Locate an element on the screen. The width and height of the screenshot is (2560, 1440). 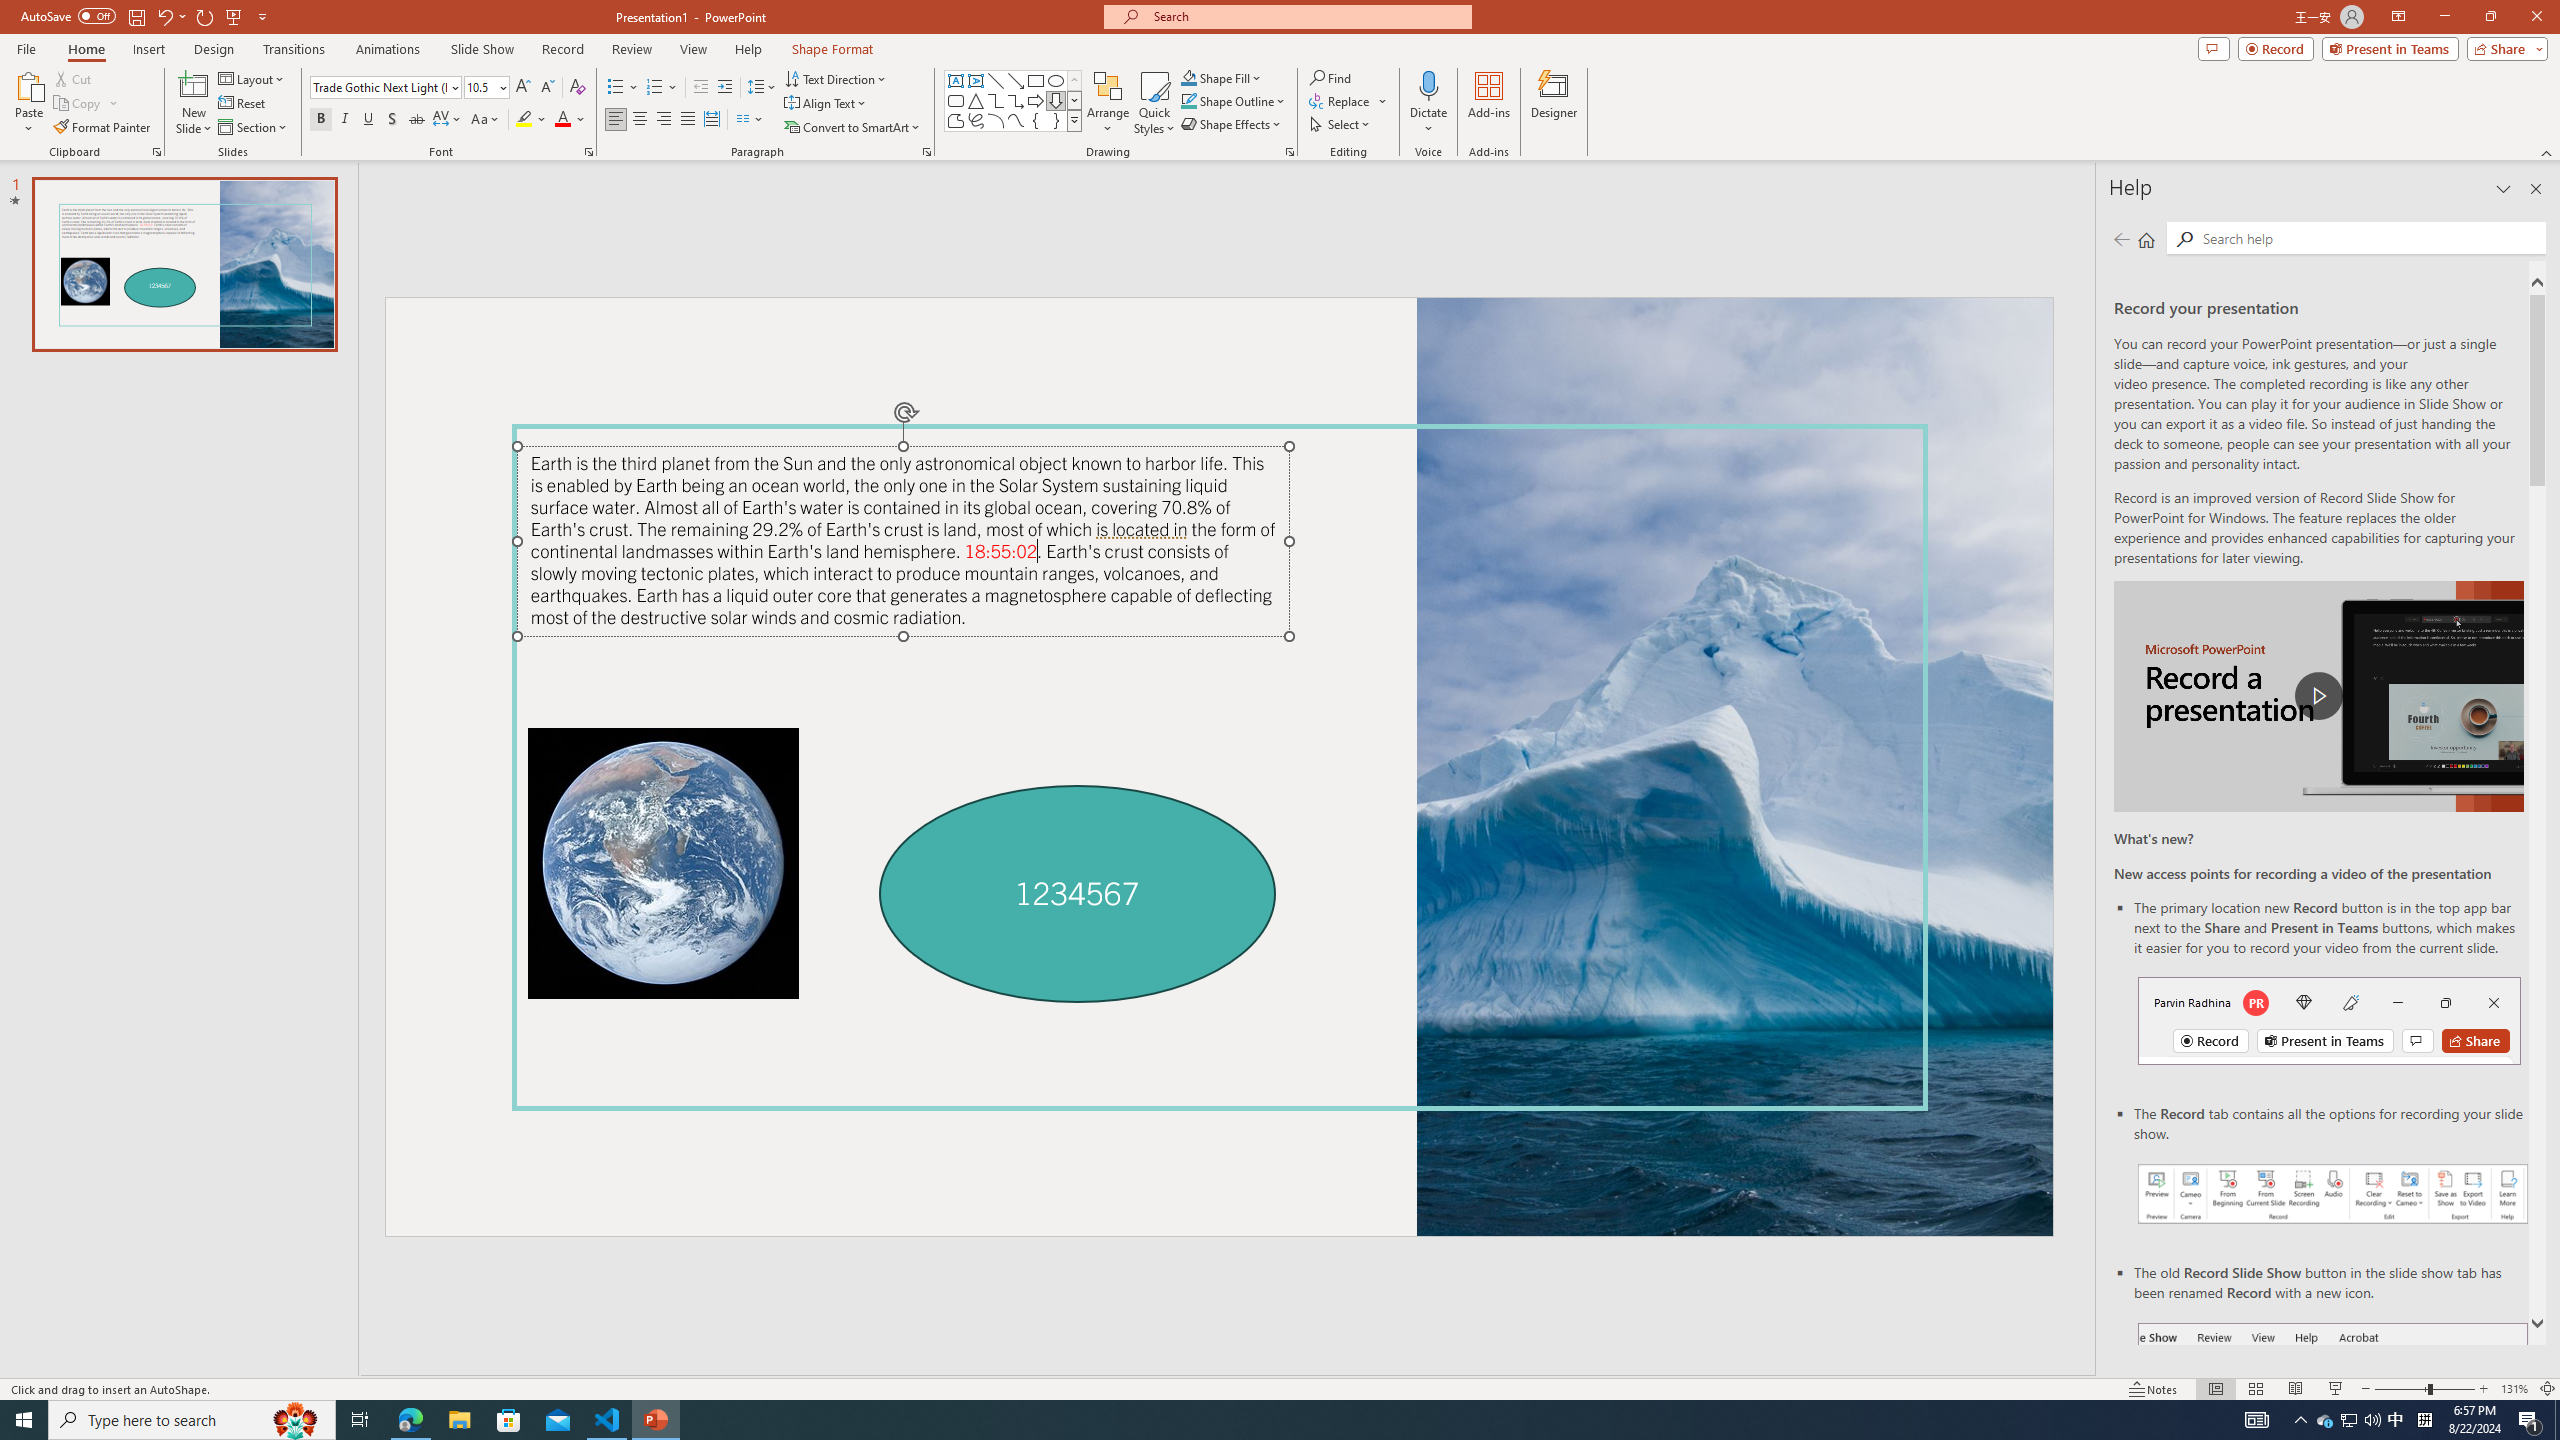
'Align Left' is located at coordinates (615, 118).